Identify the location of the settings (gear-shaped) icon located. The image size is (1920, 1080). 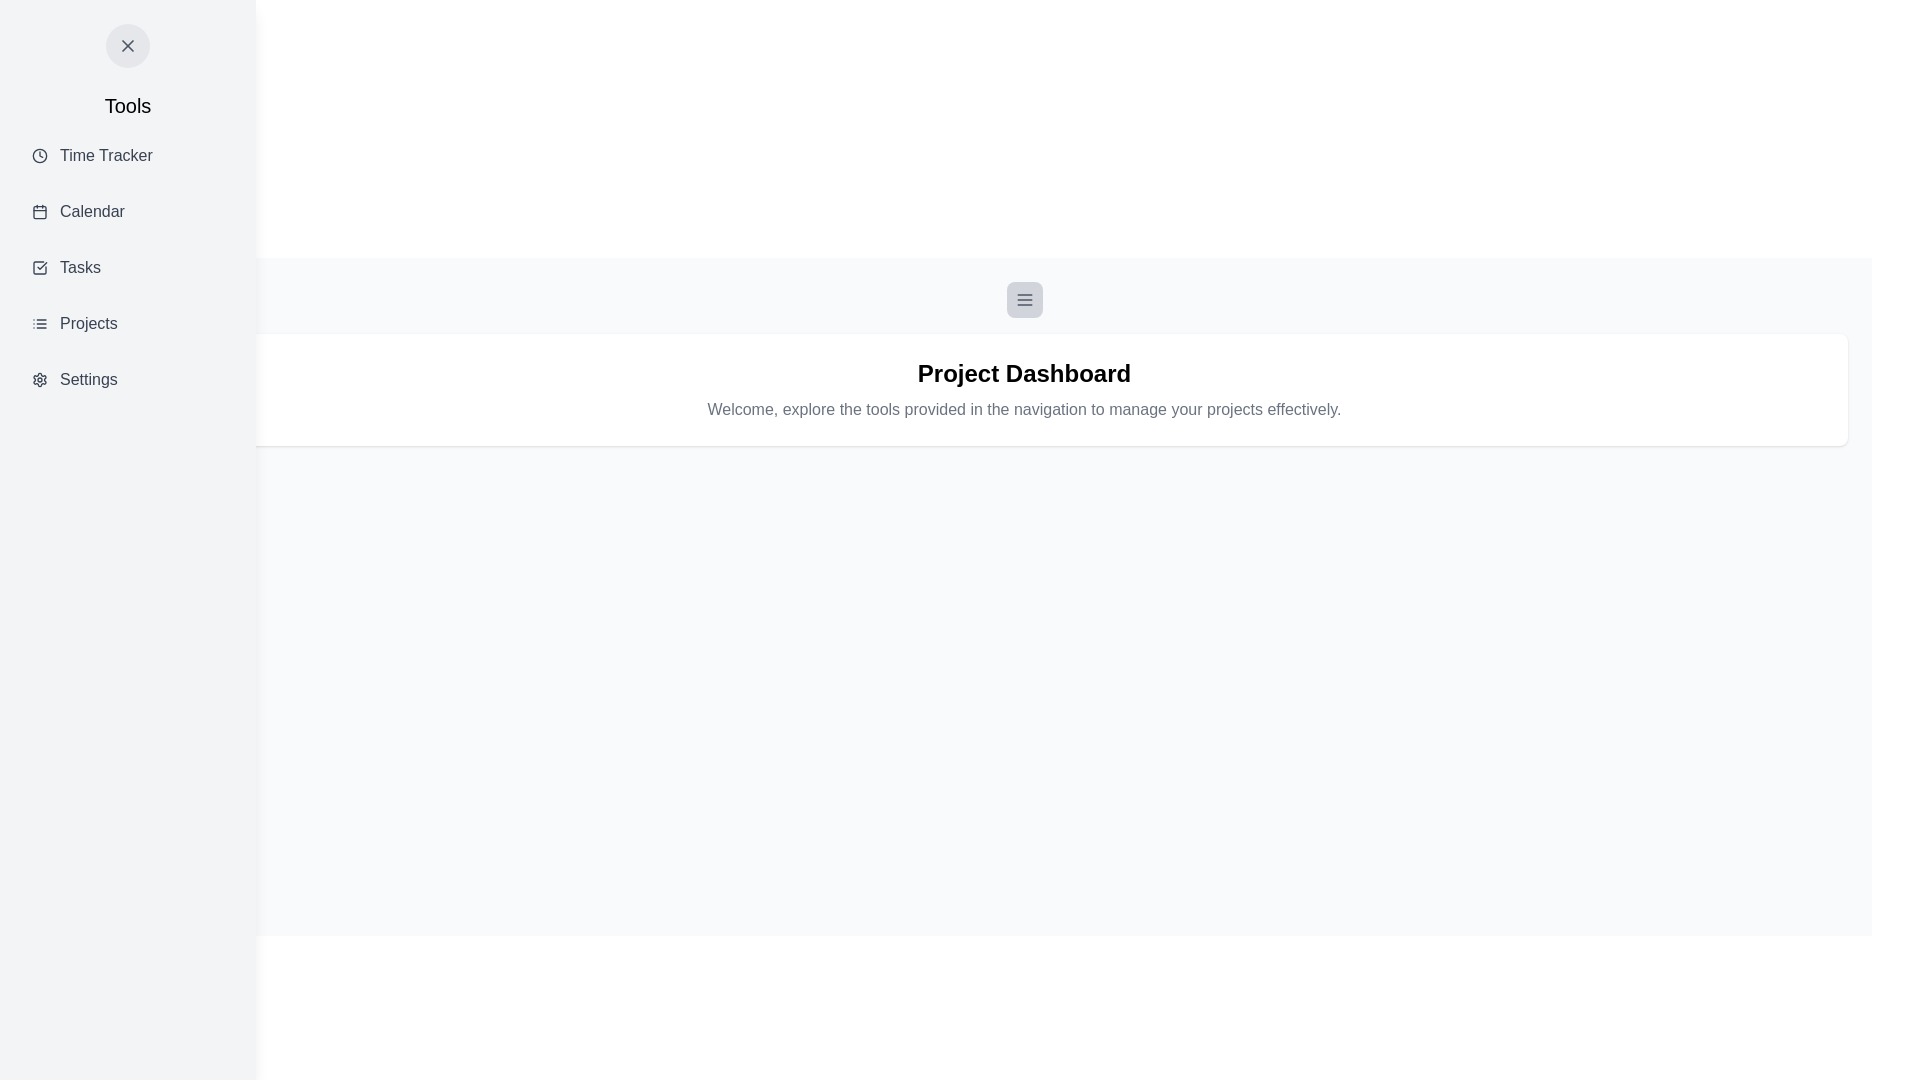
(39, 380).